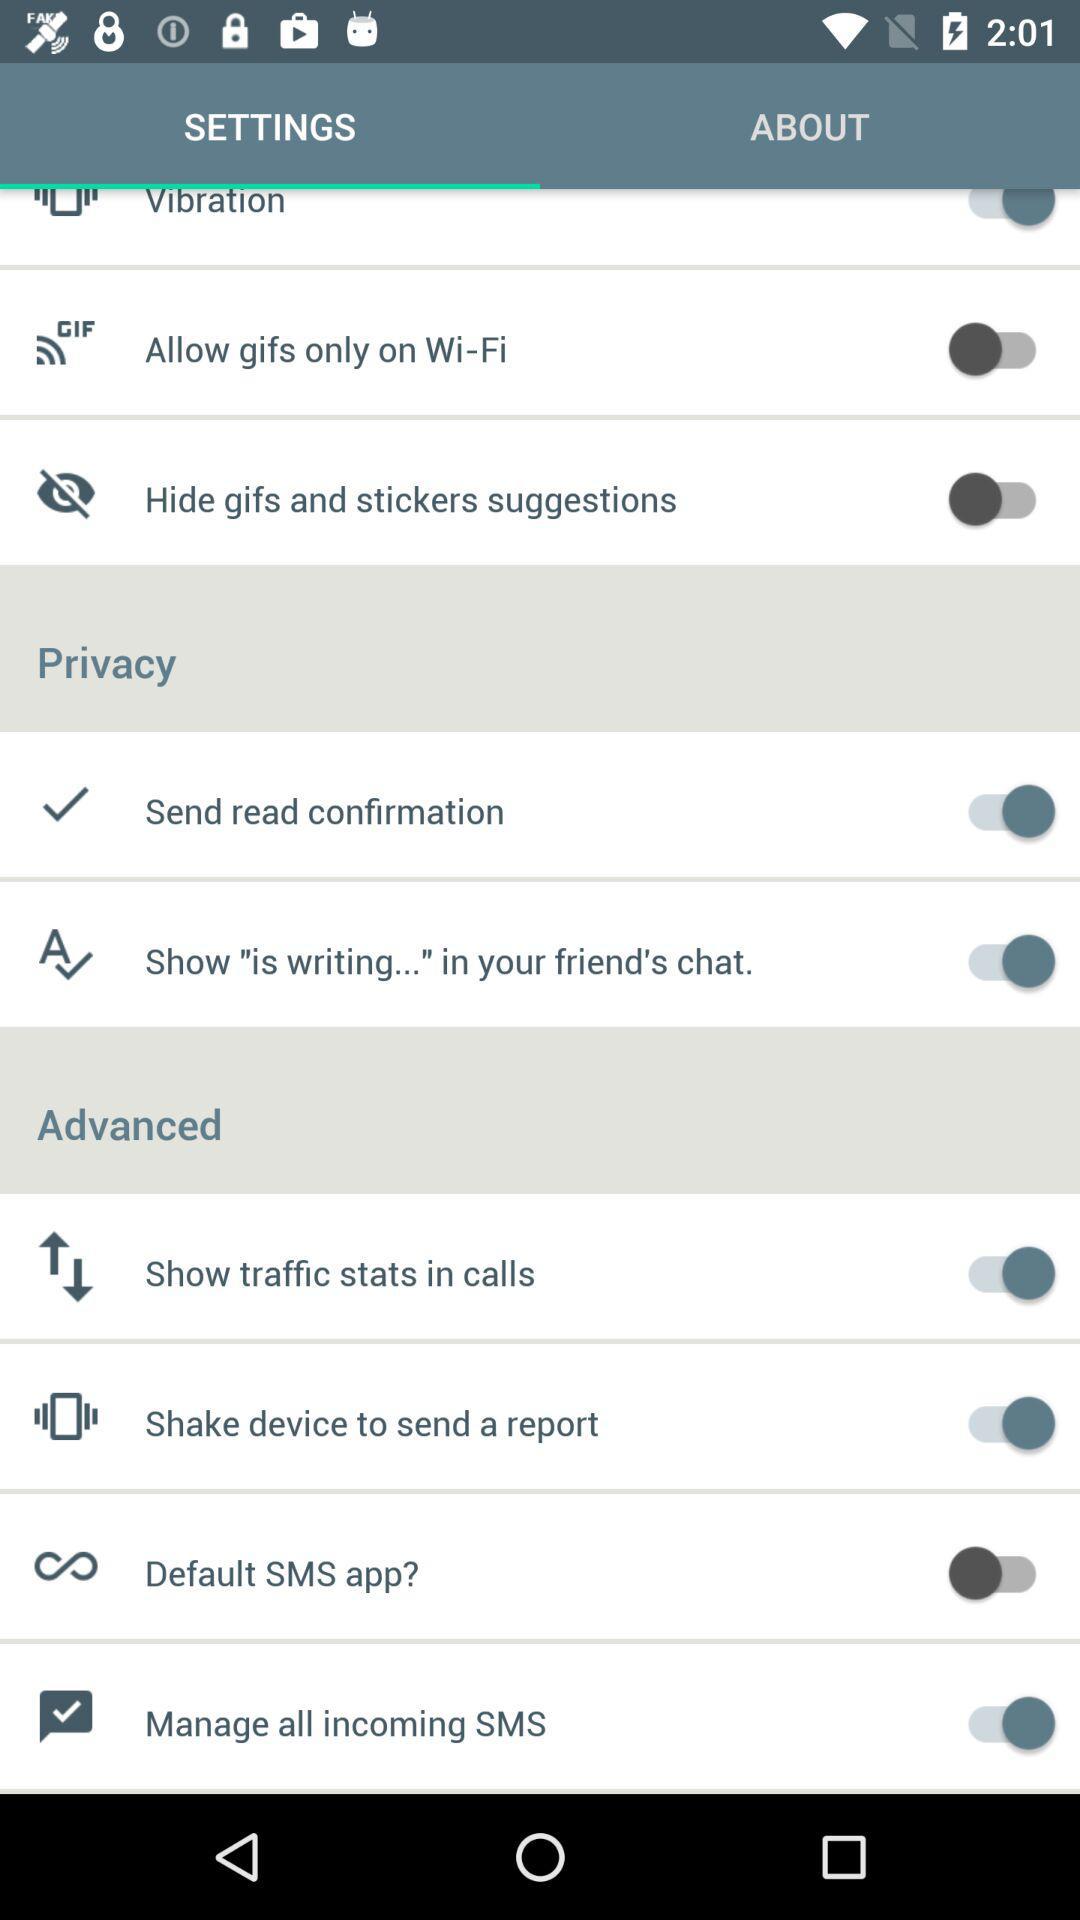 This screenshot has width=1080, height=1920. What do you see at coordinates (1002, 1419) in the screenshot?
I see `option` at bounding box center [1002, 1419].